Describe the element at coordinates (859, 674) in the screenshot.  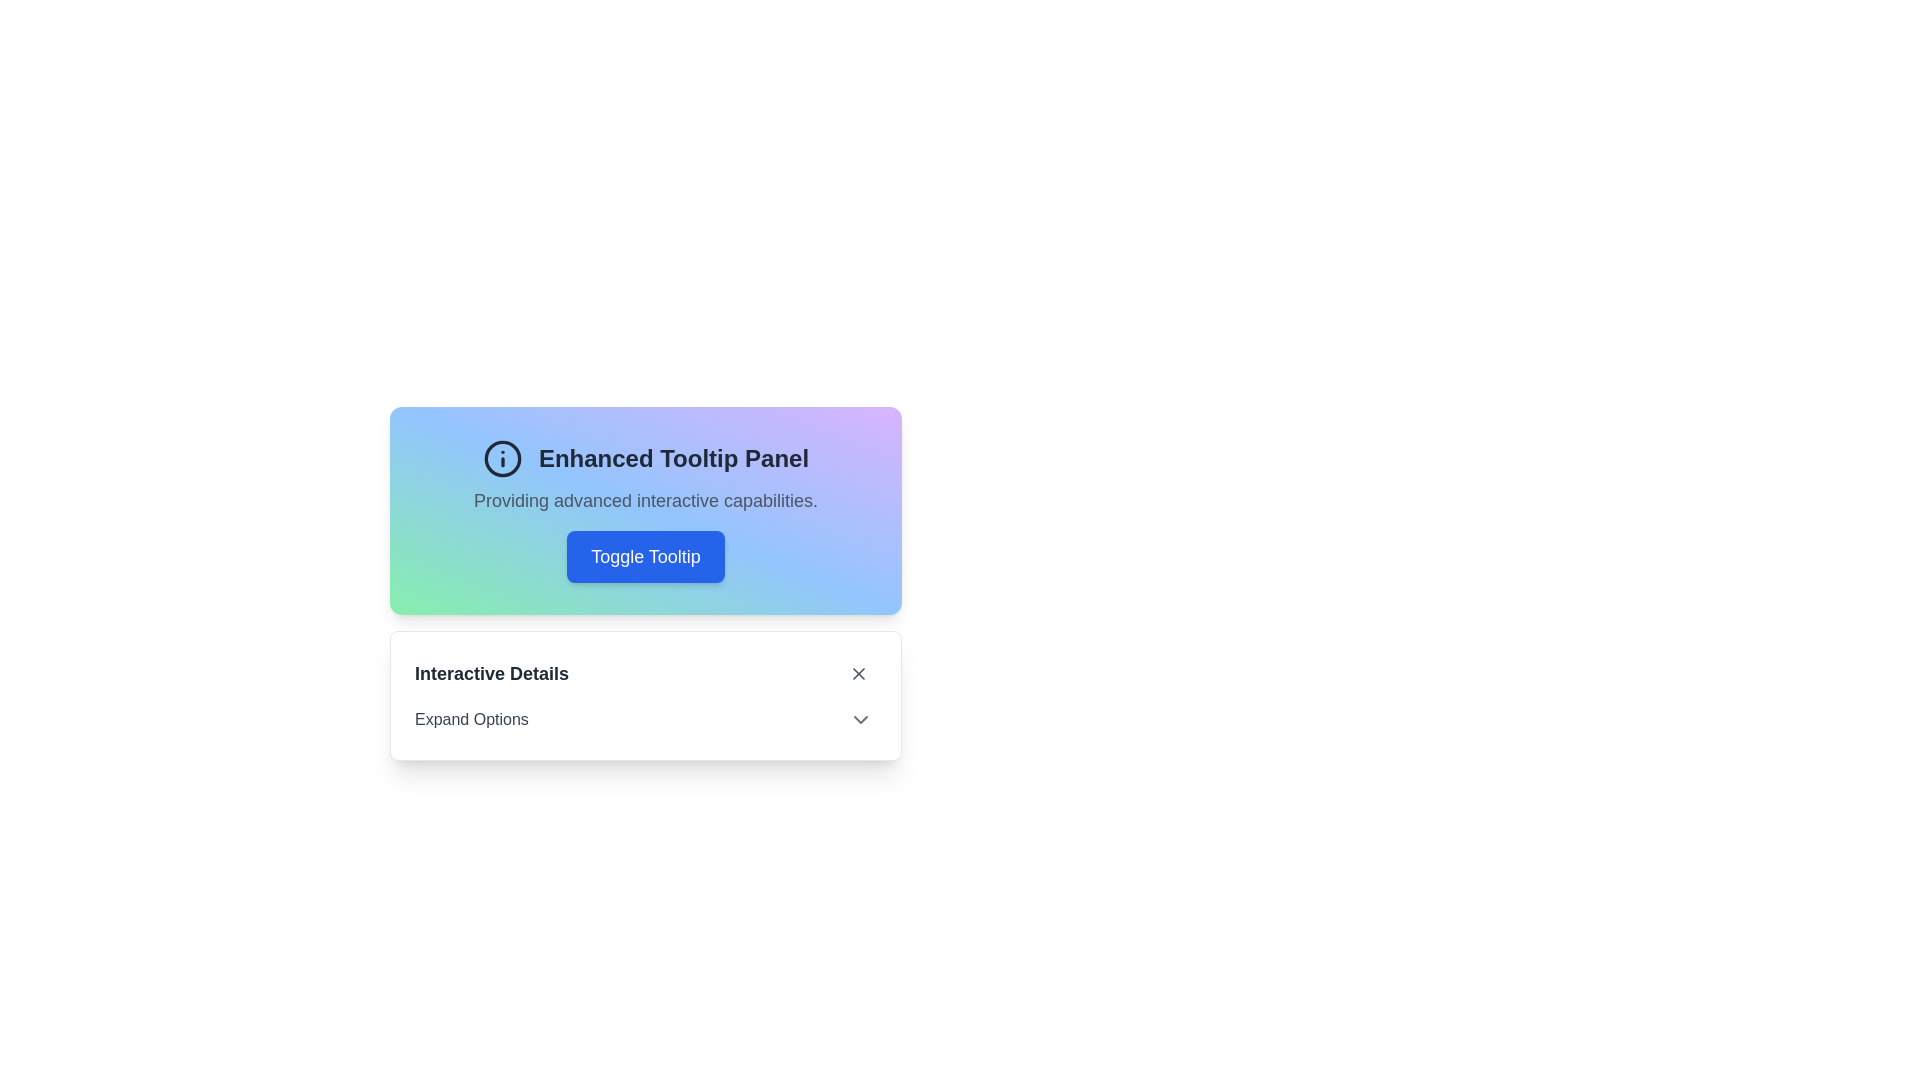
I see `the small button represented by an 'X' icon located at the far right within the 'Interactive Details' row` at that location.